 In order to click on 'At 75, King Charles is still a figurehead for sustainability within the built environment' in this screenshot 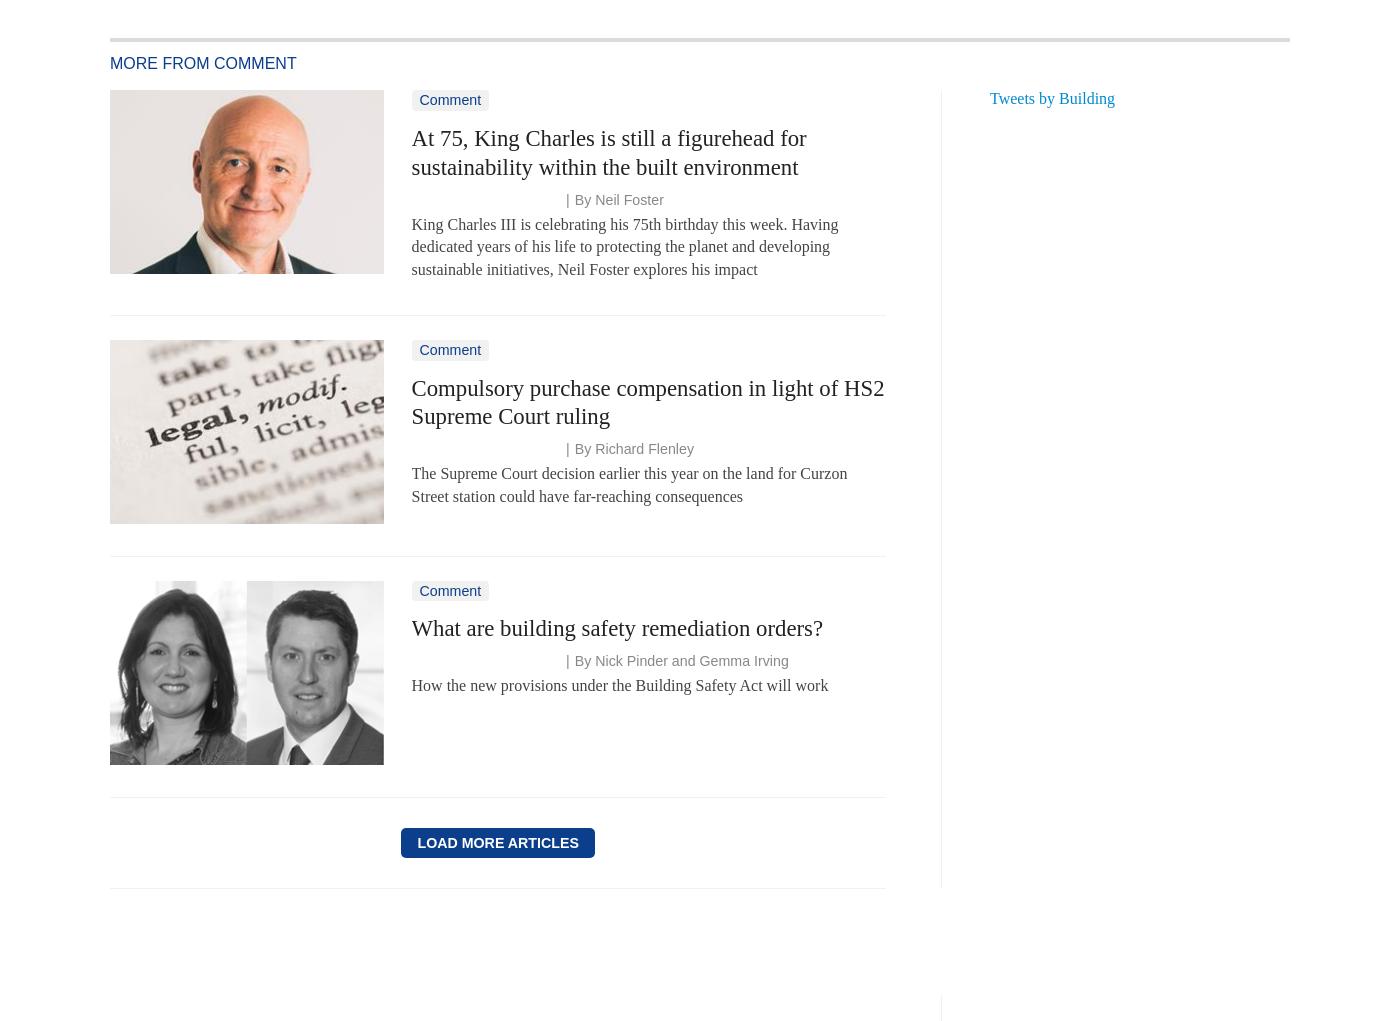, I will do `click(411, 152)`.